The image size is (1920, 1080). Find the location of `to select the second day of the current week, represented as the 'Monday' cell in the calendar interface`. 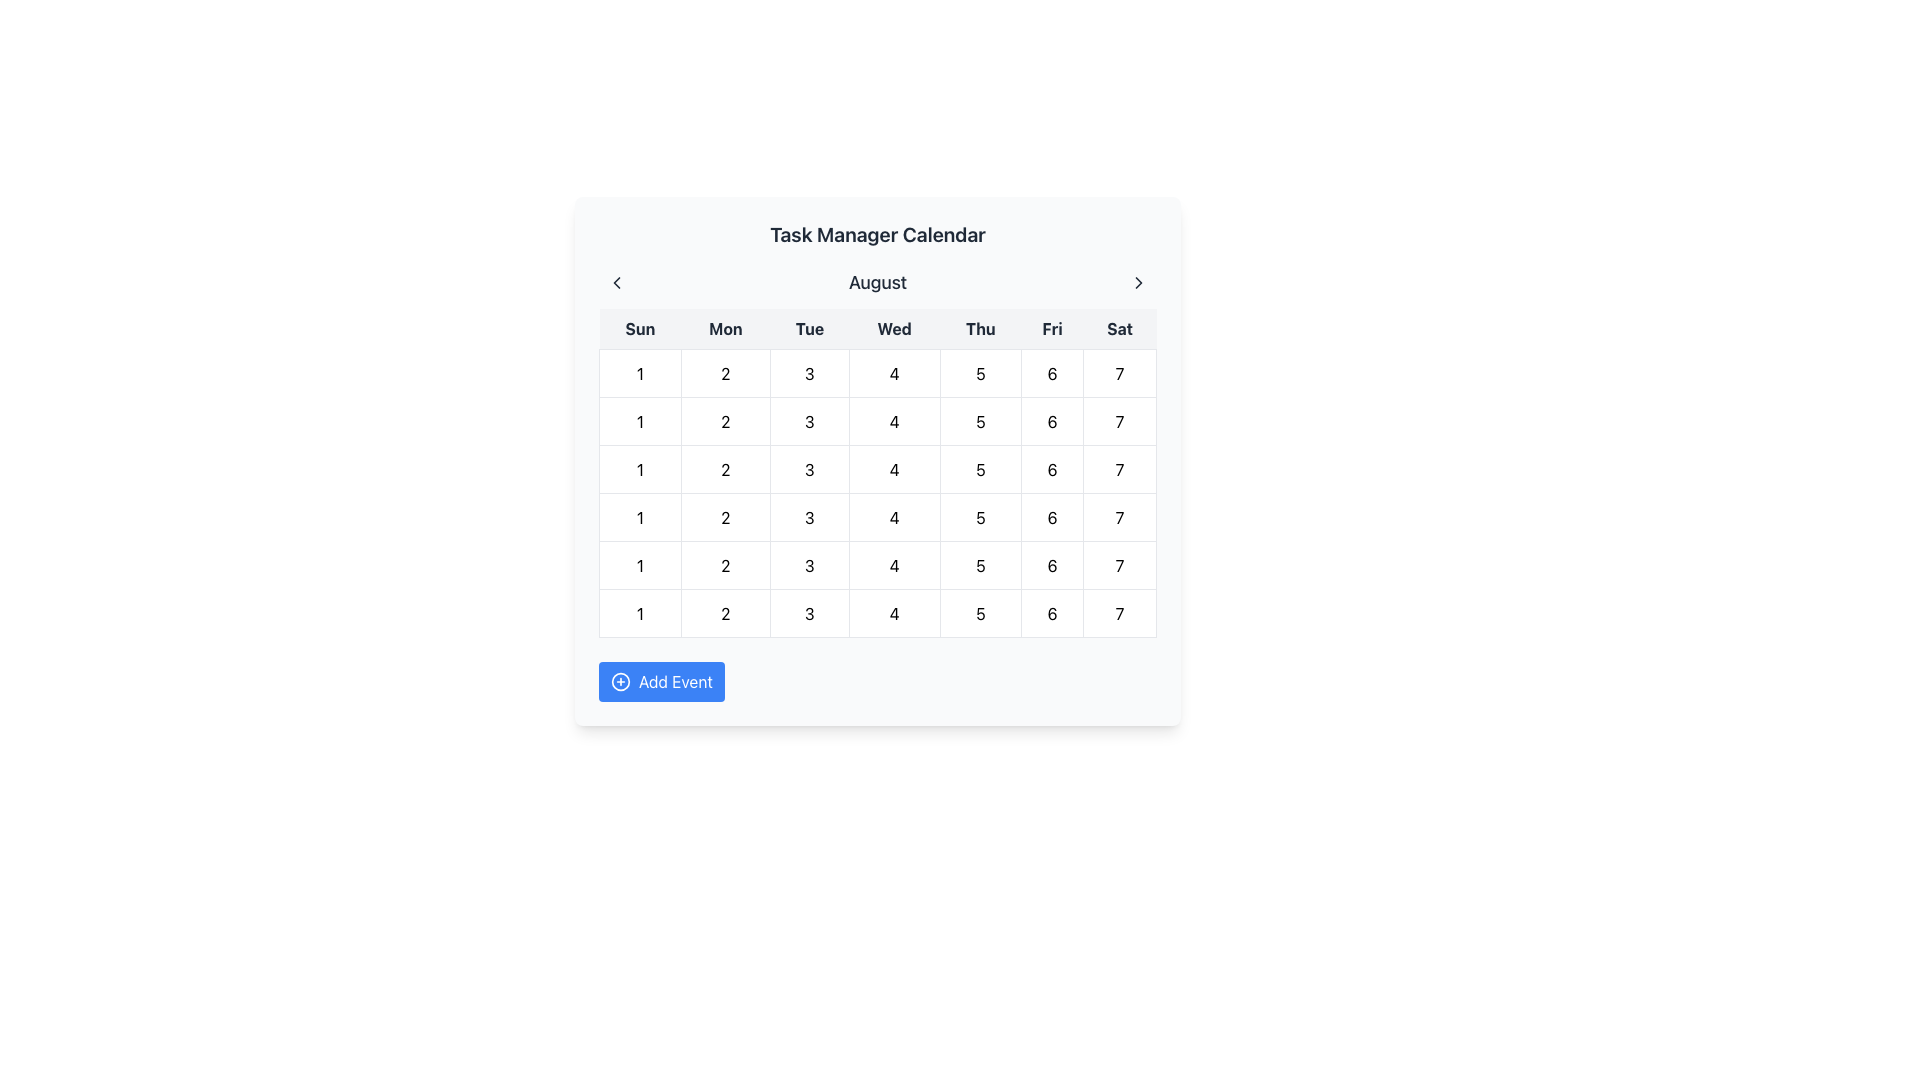

to select the second day of the current week, represented as the 'Monday' cell in the calendar interface is located at coordinates (724, 612).